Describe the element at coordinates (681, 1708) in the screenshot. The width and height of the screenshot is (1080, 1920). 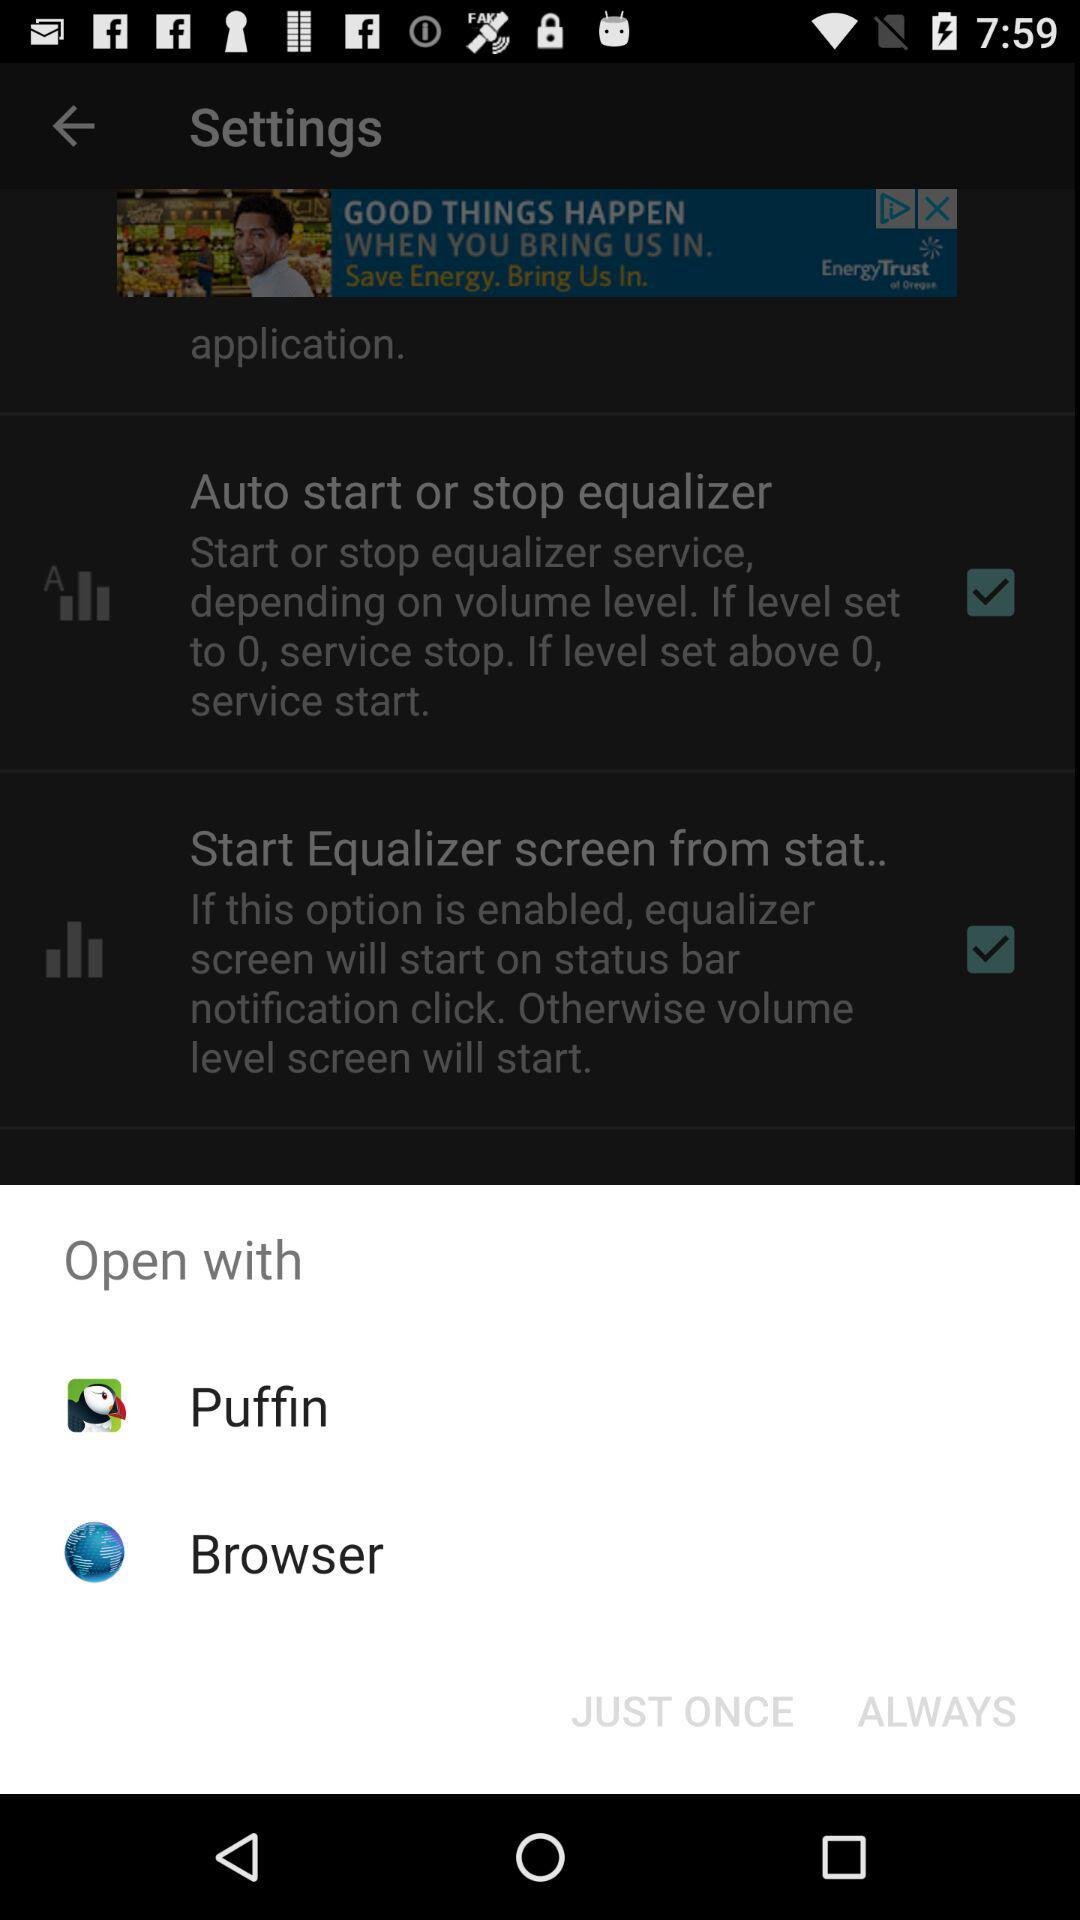
I see `just once button` at that location.